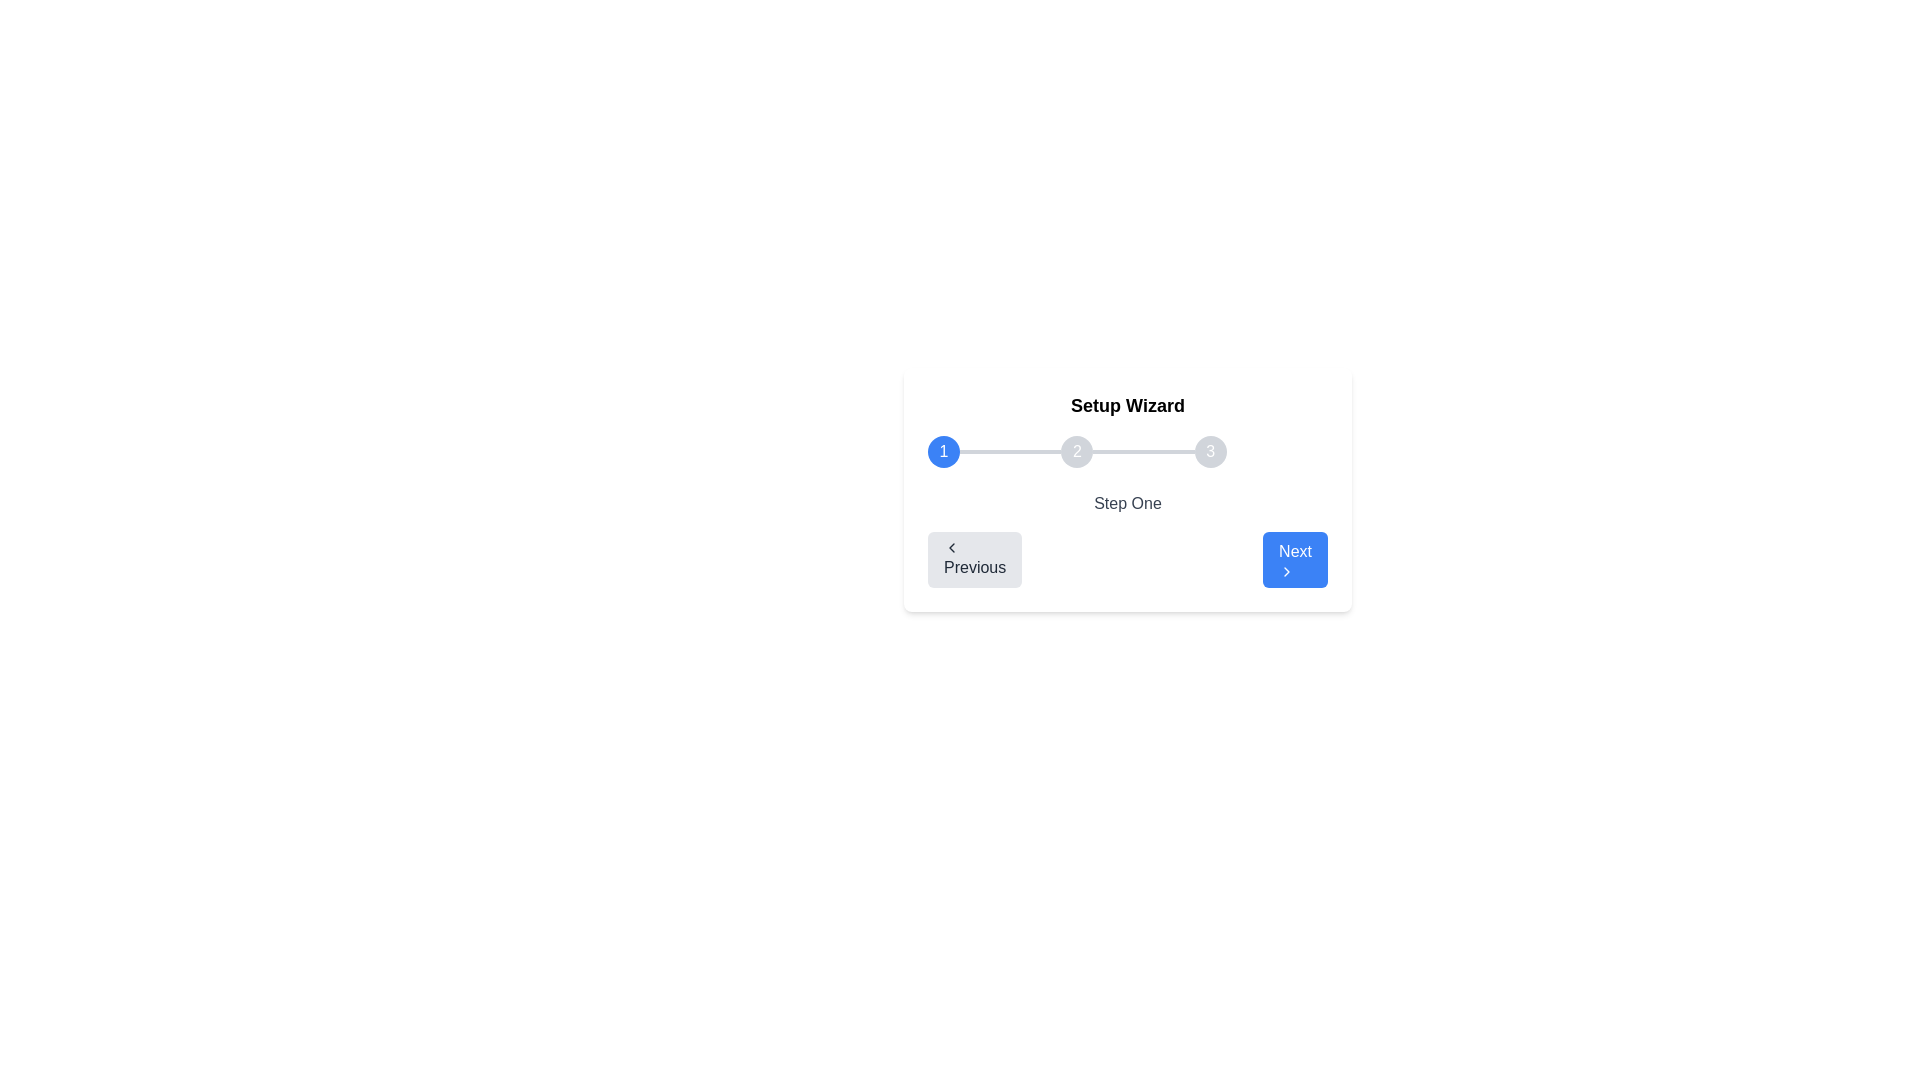 The height and width of the screenshot is (1080, 1920). What do you see at coordinates (950, 547) in the screenshot?
I see `the backward navigation icon located to the left of the 'Previous' text within the Setup Wizard interface` at bounding box center [950, 547].